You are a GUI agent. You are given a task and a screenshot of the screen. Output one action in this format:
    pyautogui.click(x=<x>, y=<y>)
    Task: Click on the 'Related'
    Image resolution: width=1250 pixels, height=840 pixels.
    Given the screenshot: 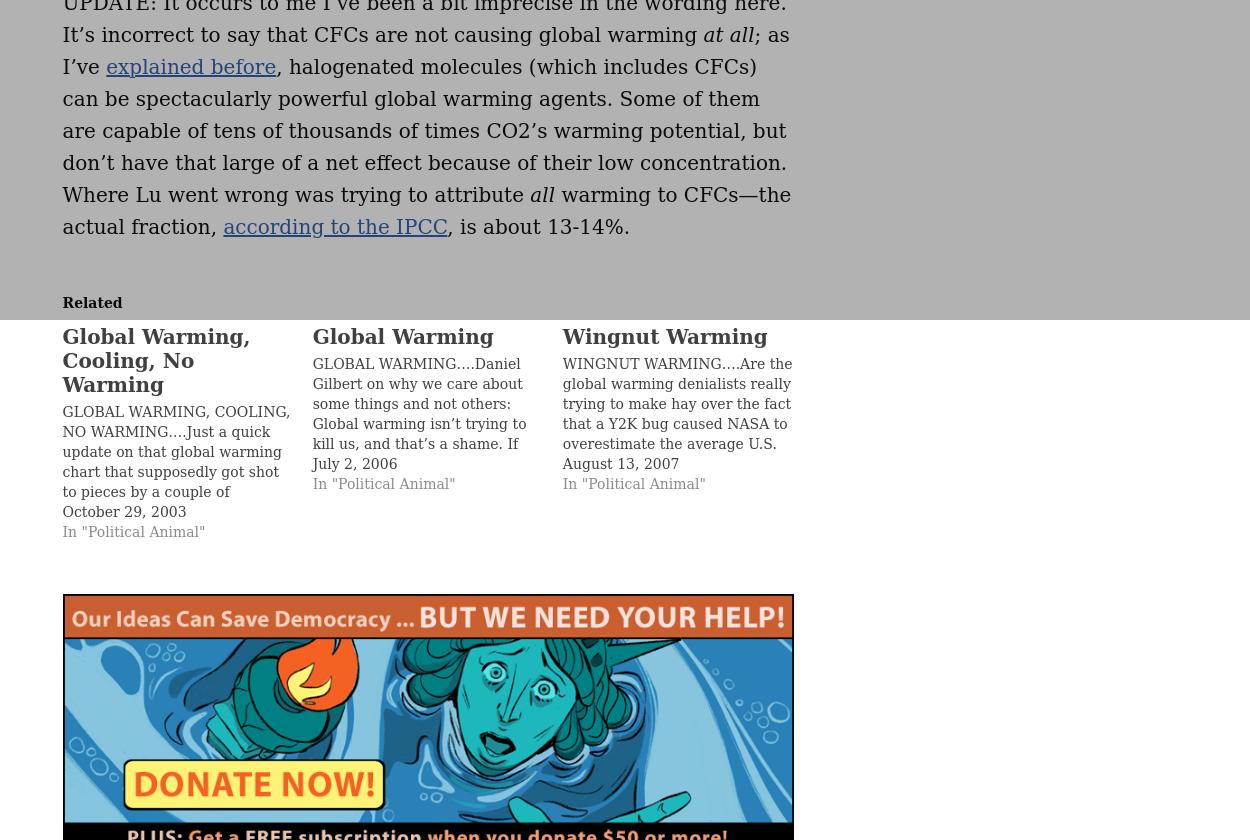 What is the action you would take?
    pyautogui.click(x=91, y=302)
    